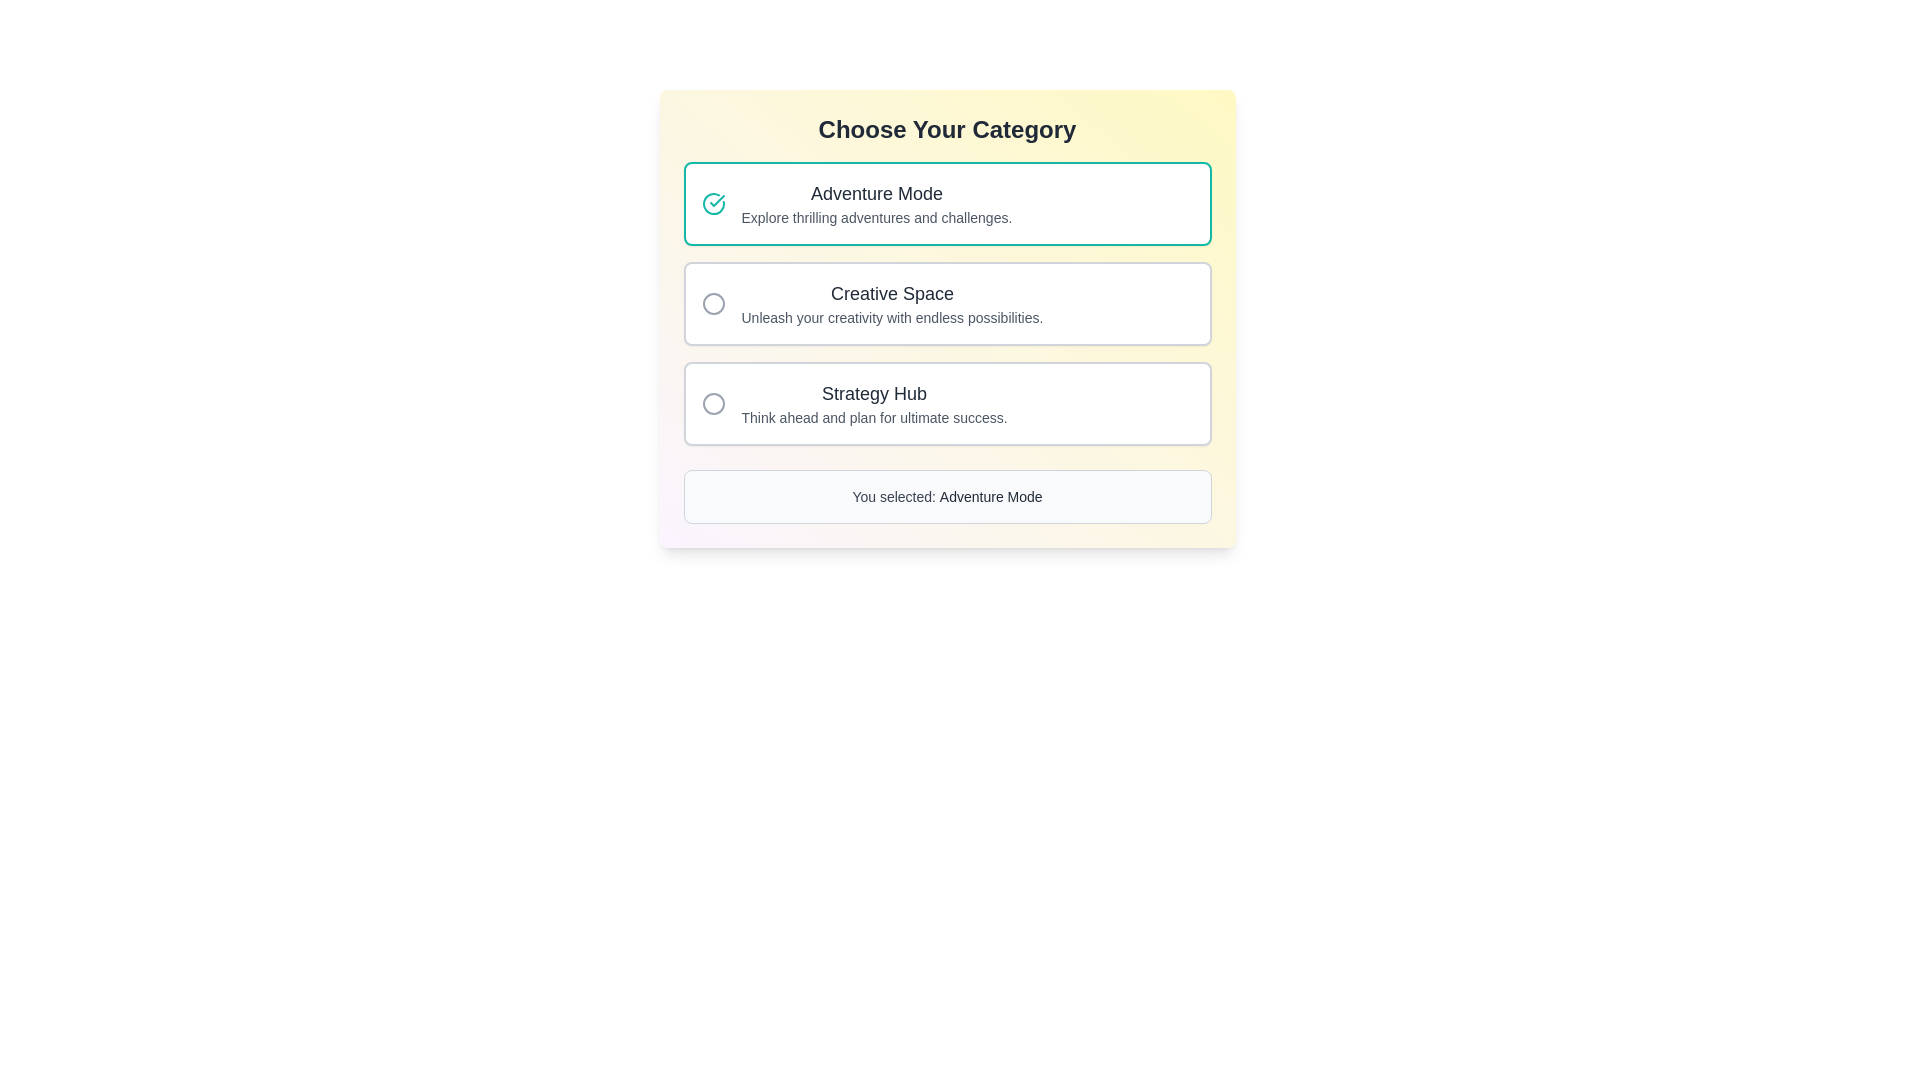 Image resolution: width=1920 pixels, height=1080 pixels. What do you see at coordinates (713, 204) in the screenshot?
I see `the circular checkmark icon with a teal outline located to the left of the 'Adventure Mode' text in the top left corner of the first card` at bounding box center [713, 204].